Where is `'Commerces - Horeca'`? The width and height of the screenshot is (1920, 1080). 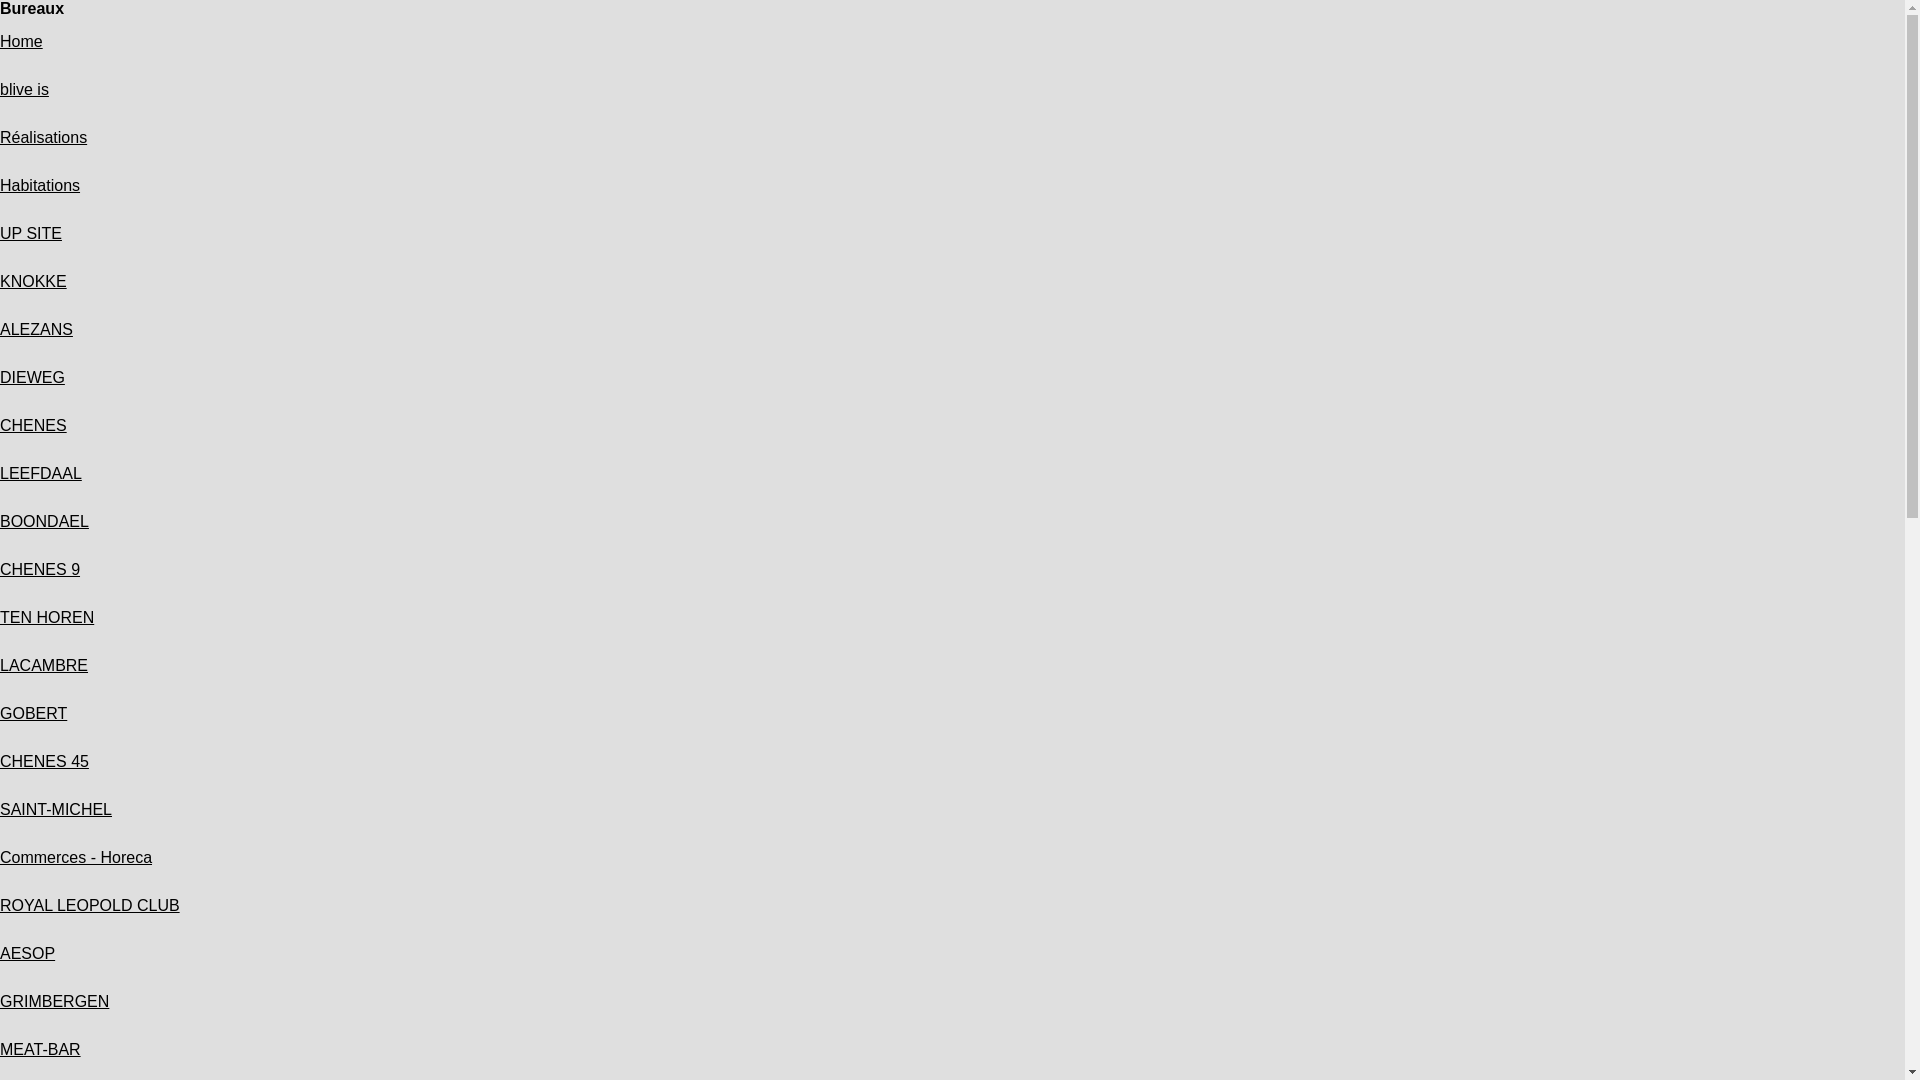
'Commerces - Horeca' is located at coordinates (76, 856).